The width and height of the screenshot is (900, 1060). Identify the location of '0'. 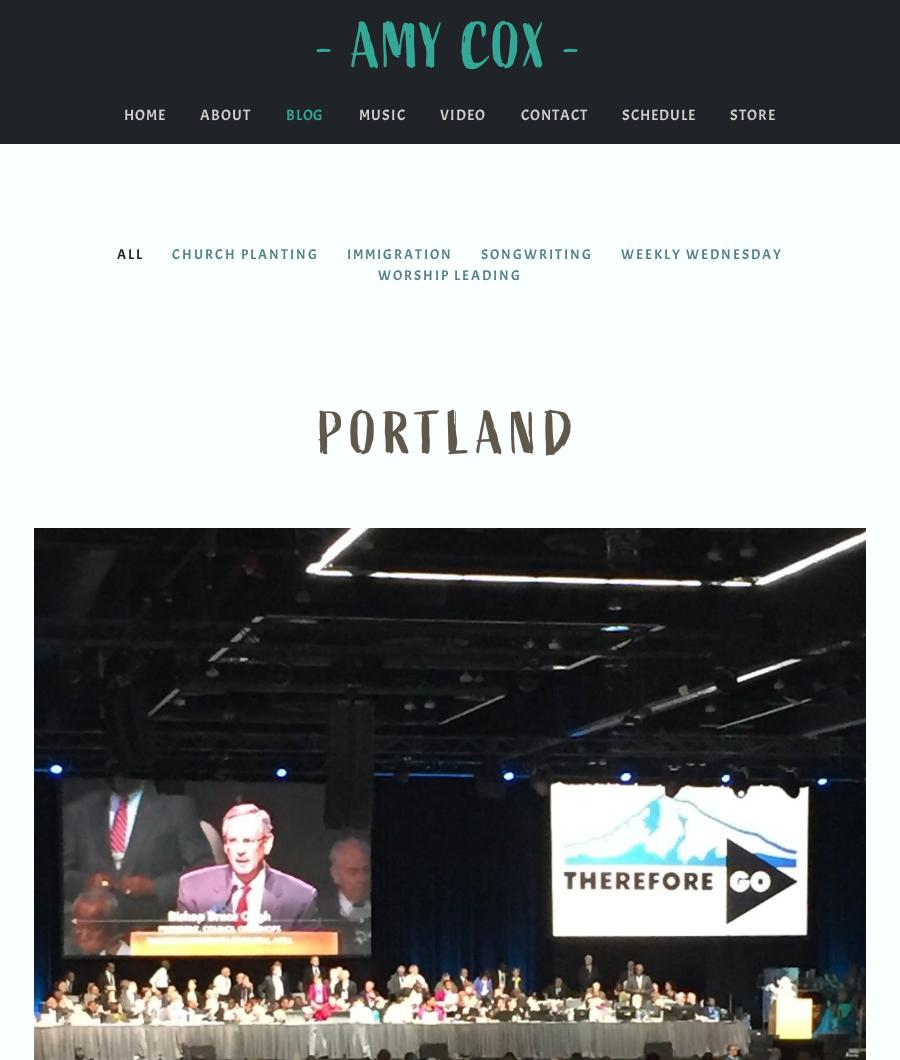
(869, 7).